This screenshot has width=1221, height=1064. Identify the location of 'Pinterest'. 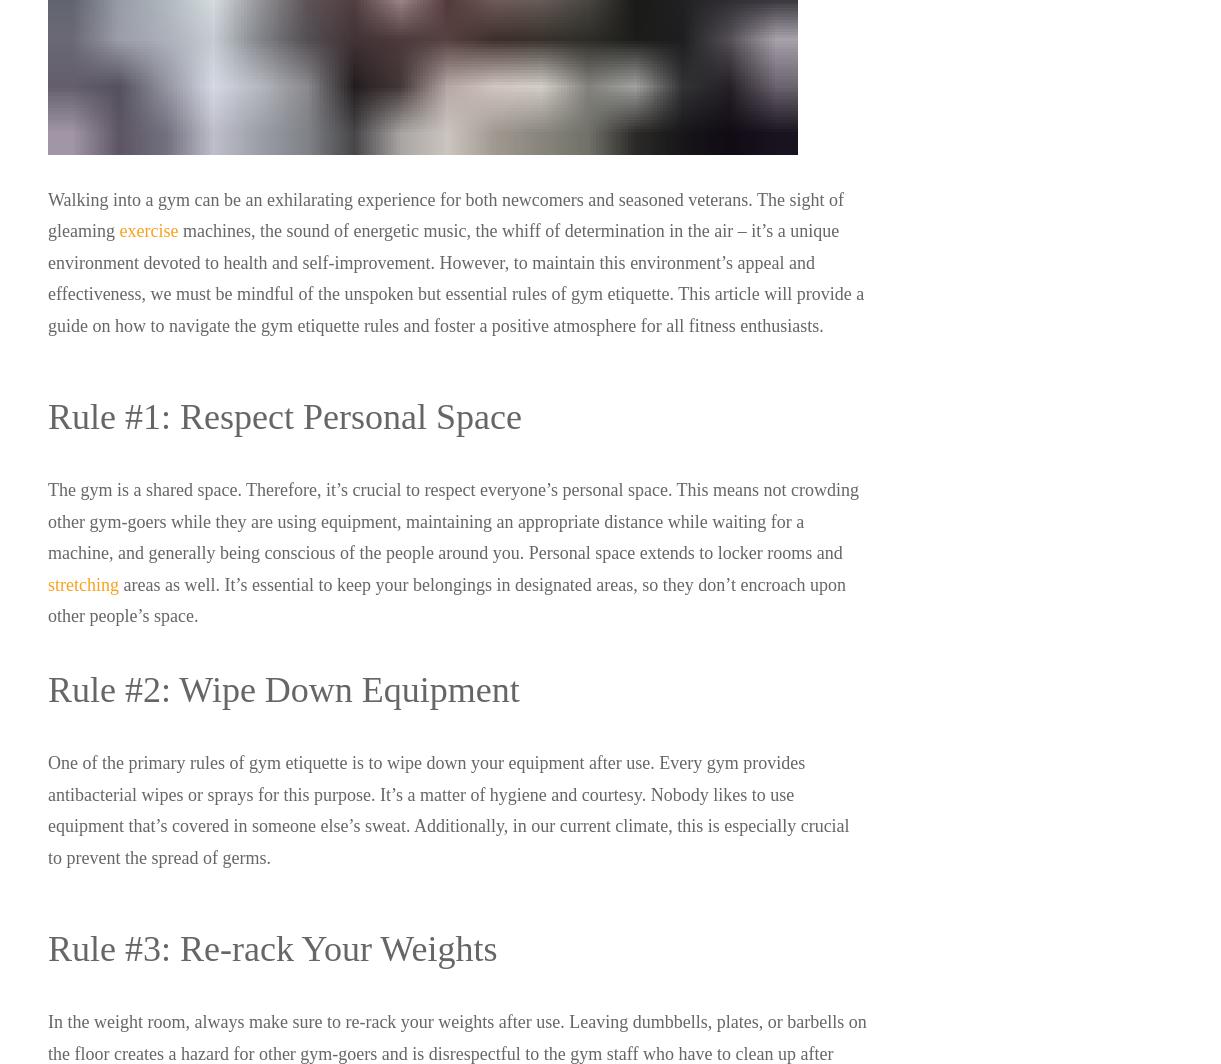
(1071, 850).